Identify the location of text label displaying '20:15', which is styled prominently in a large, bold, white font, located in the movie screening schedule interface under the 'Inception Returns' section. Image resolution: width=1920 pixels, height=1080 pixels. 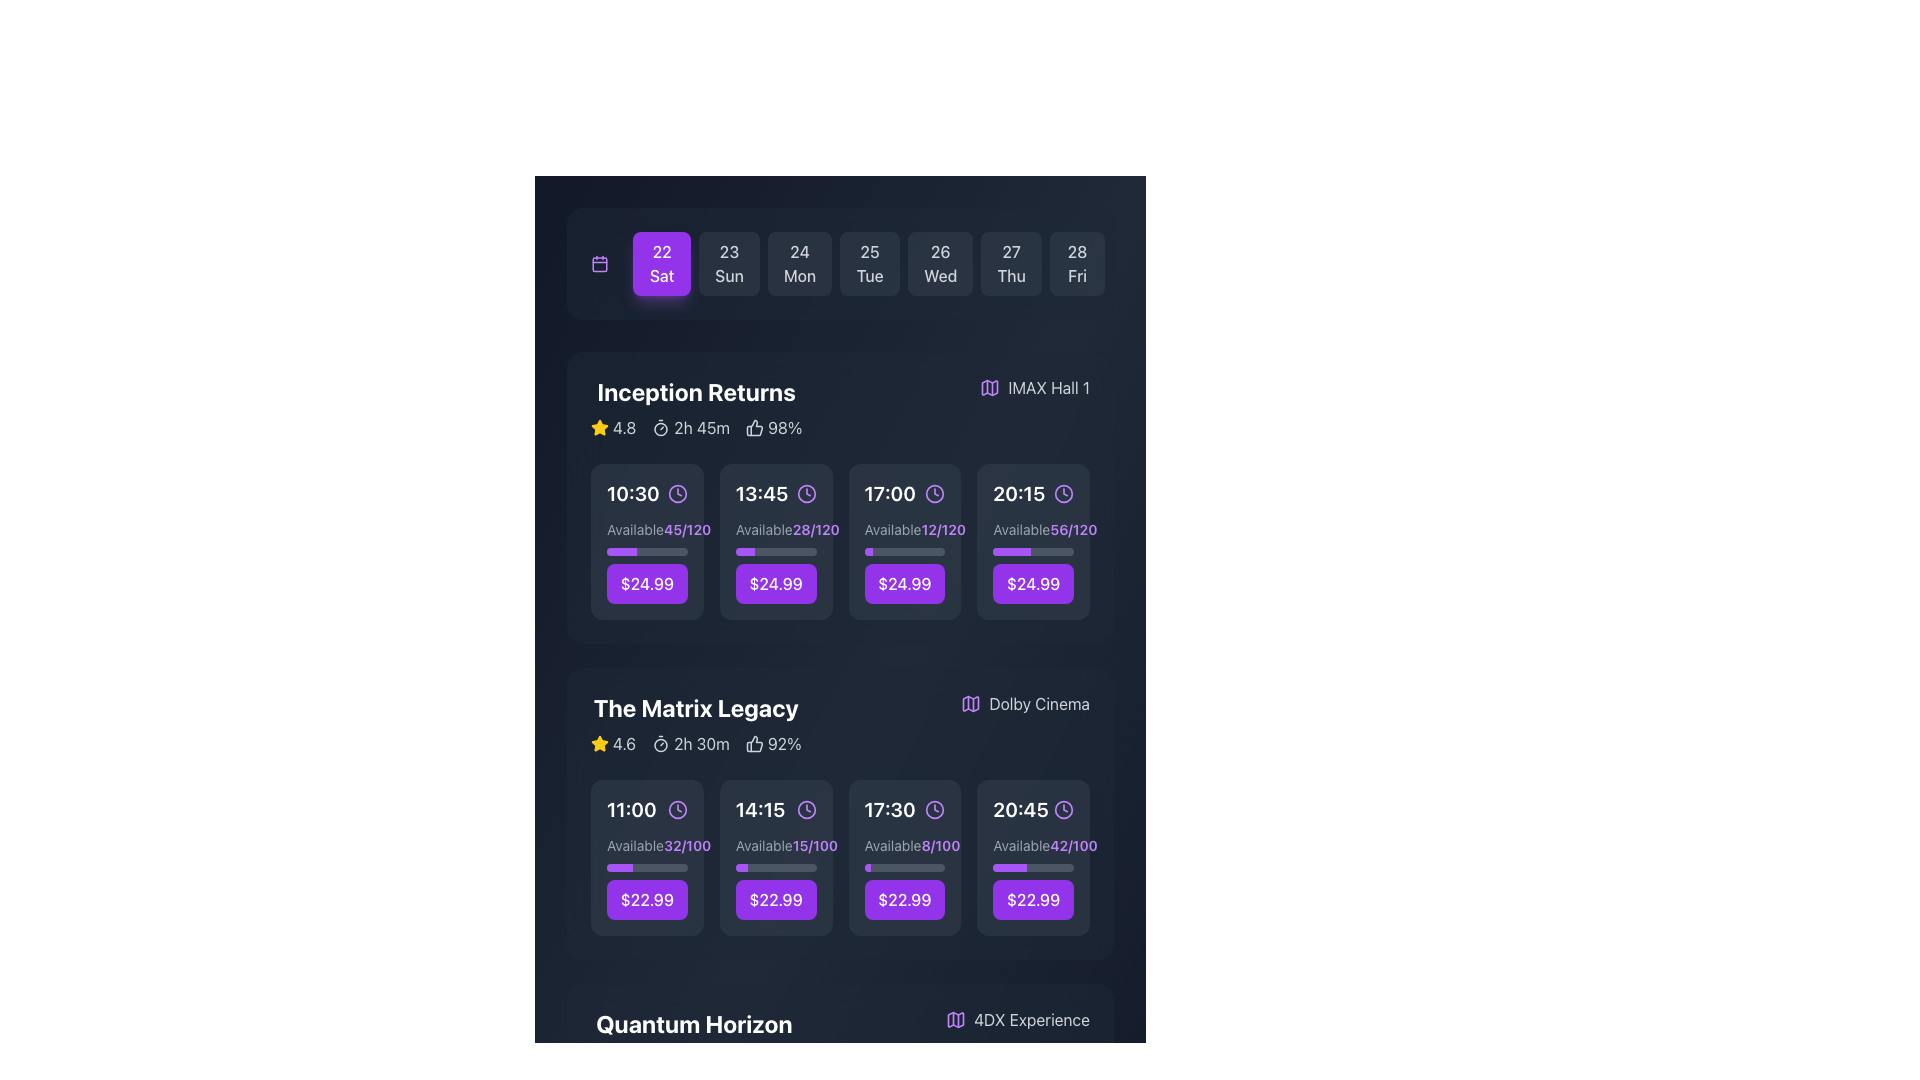
(1019, 493).